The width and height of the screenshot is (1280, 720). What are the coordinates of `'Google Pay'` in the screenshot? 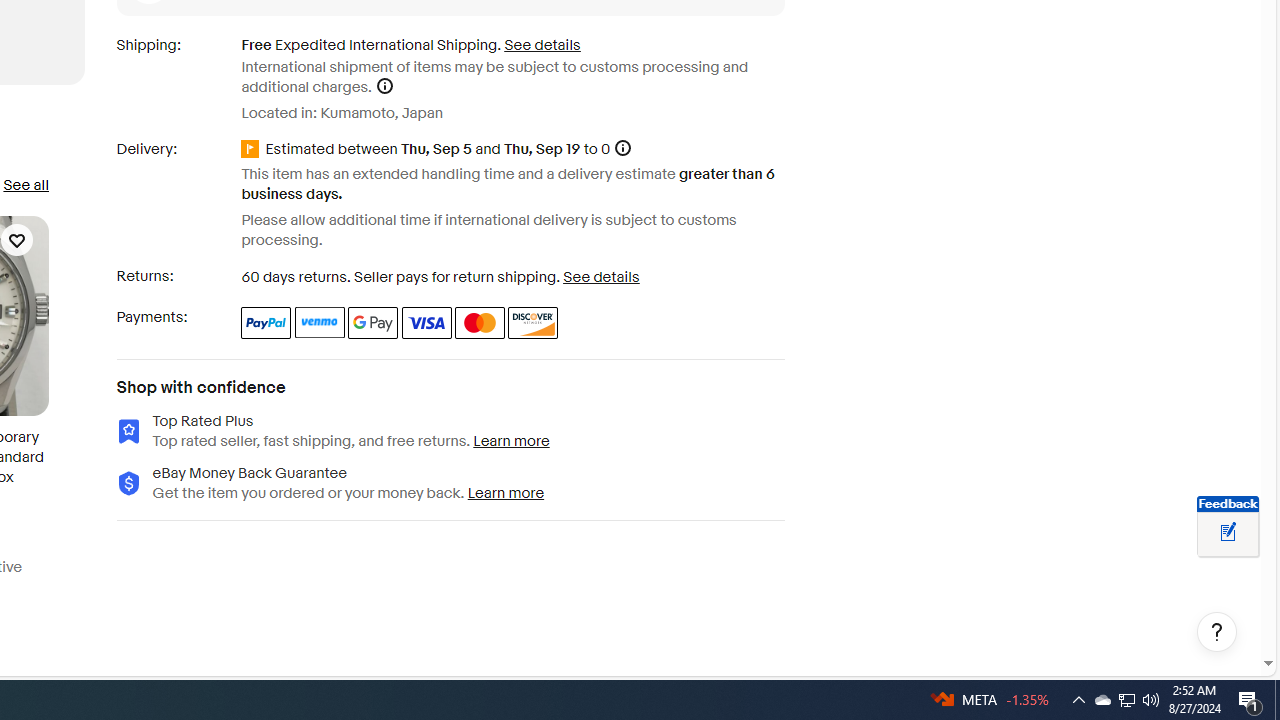 It's located at (373, 321).